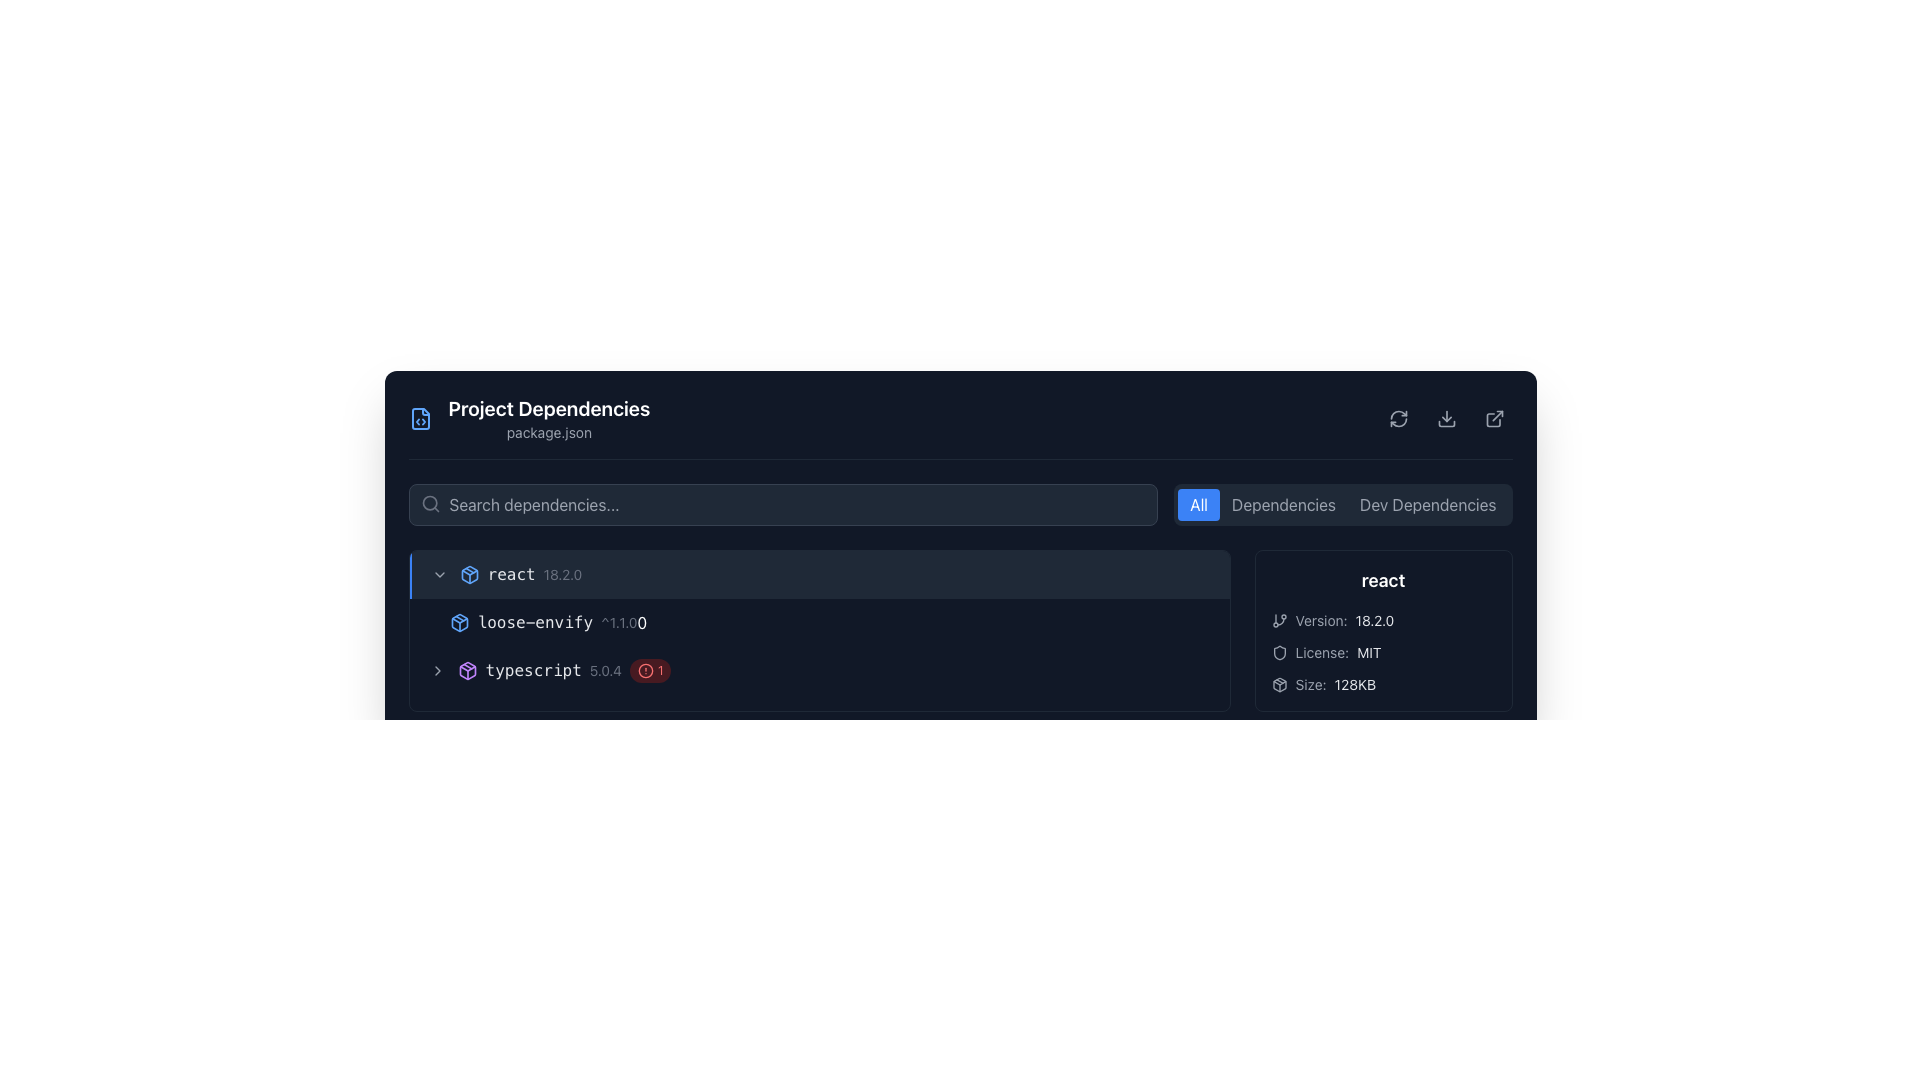 The width and height of the screenshot is (1920, 1080). Describe the element at coordinates (1278, 652) in the screenshot. I see `the small shield icon, which is filled with a gray tone and indicates security or protection, located at the start of the 'License: MIT' text block under the 'react' dependency detail` at that location.